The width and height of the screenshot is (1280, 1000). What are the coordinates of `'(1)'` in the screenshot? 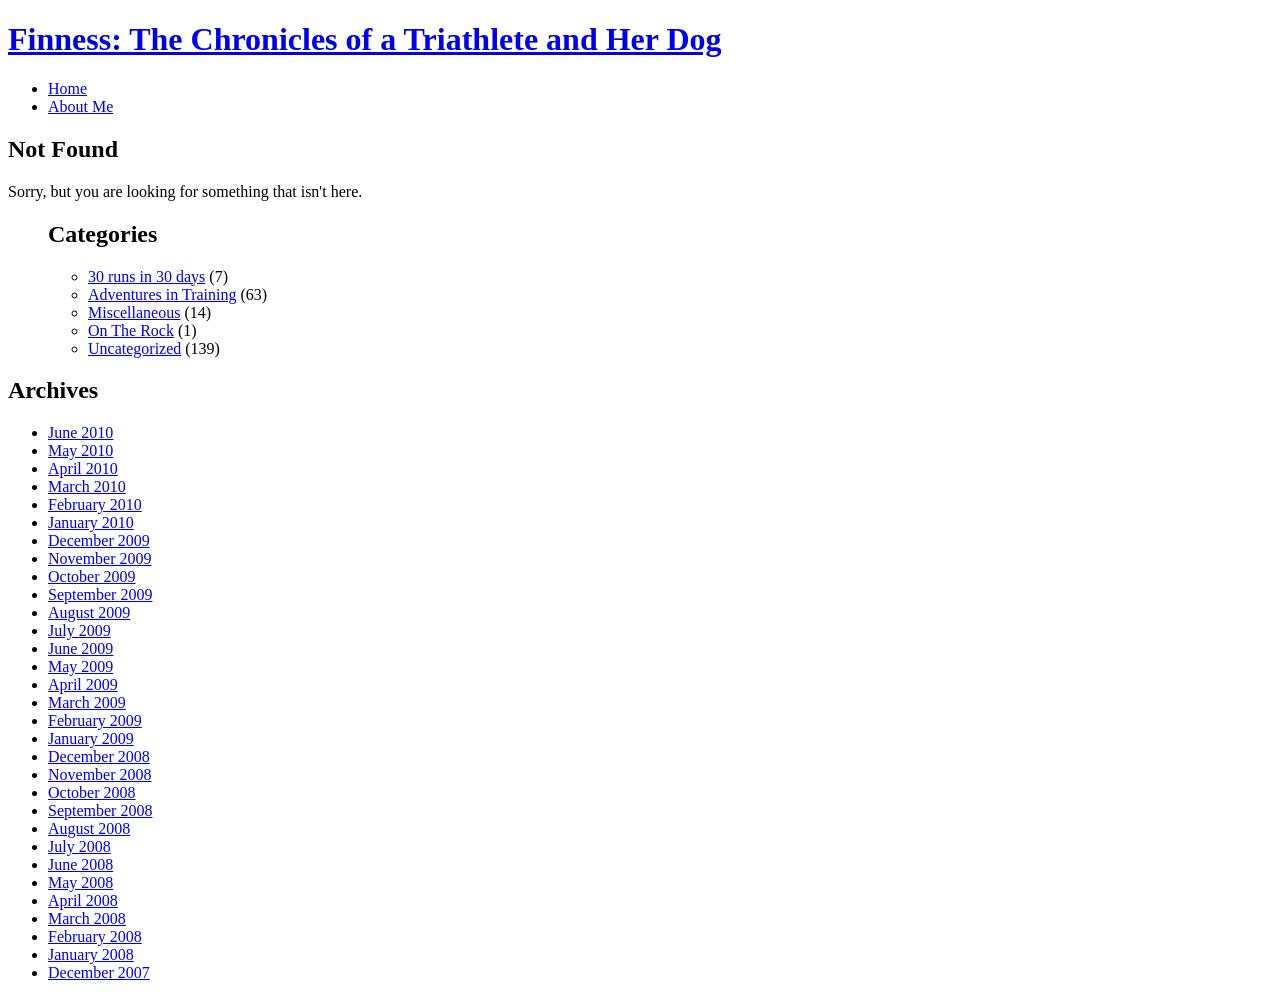 It's located at (184, 328).